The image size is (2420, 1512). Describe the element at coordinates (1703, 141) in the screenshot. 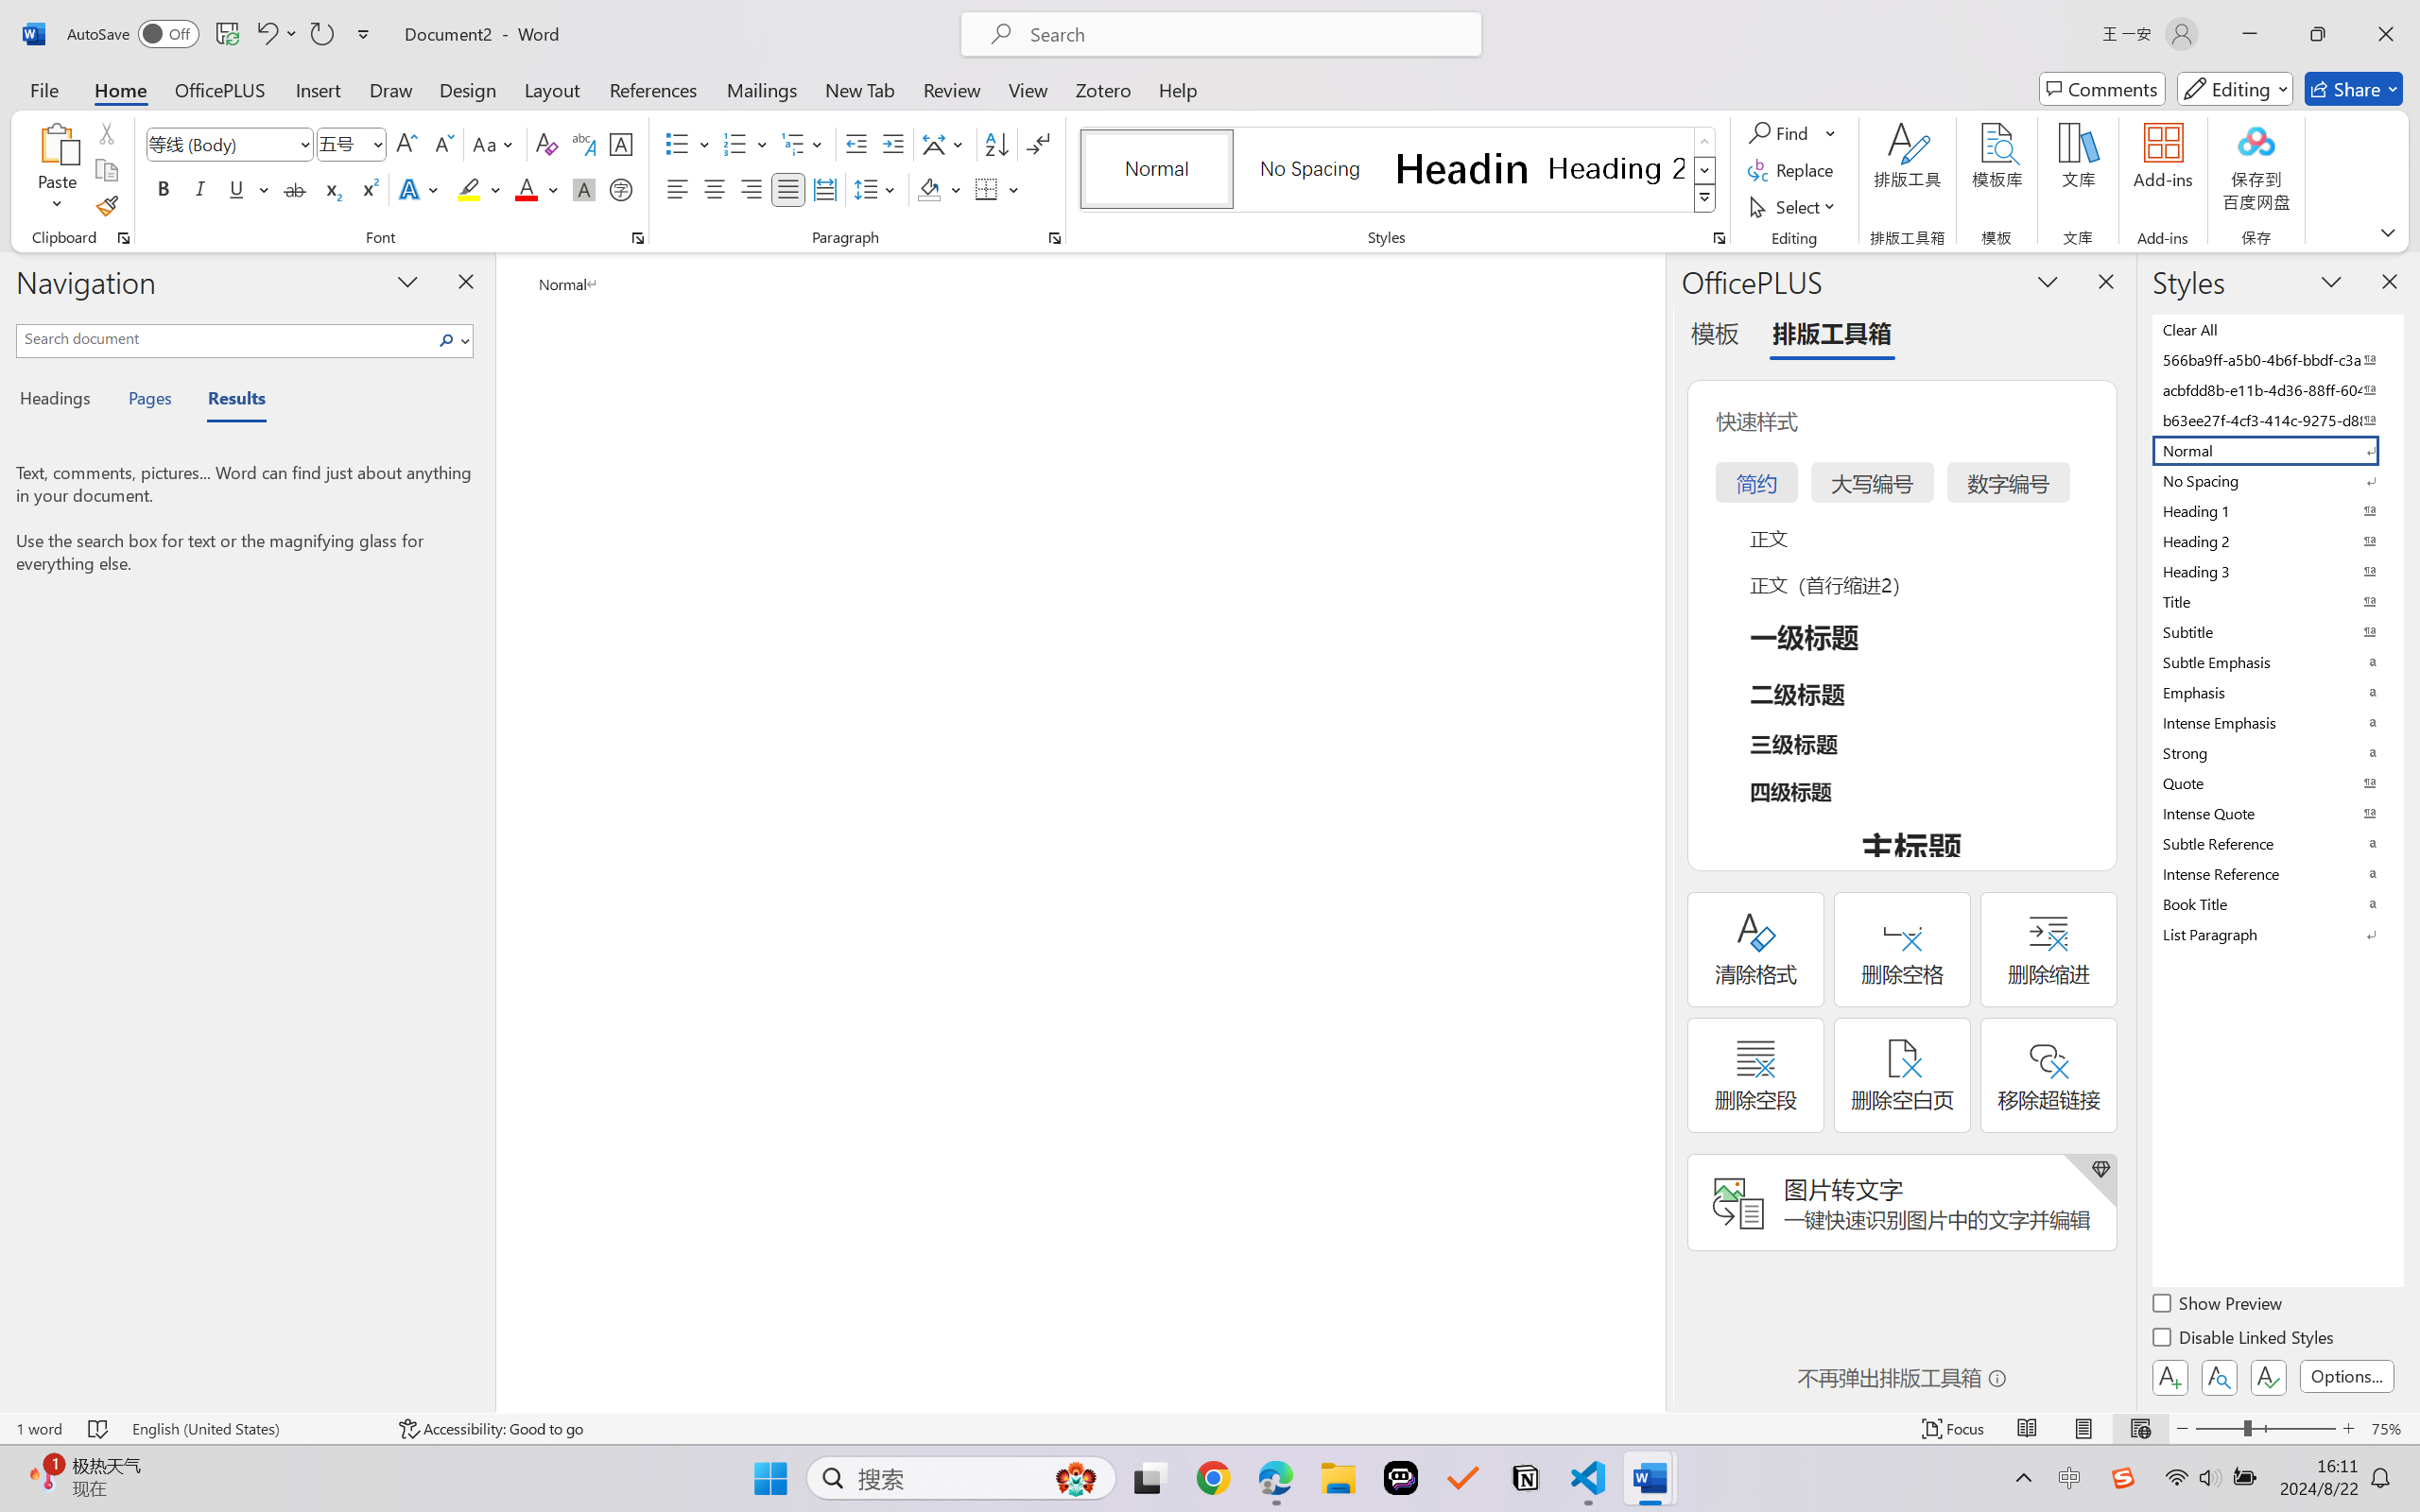

I see `'Row up'` at that location.